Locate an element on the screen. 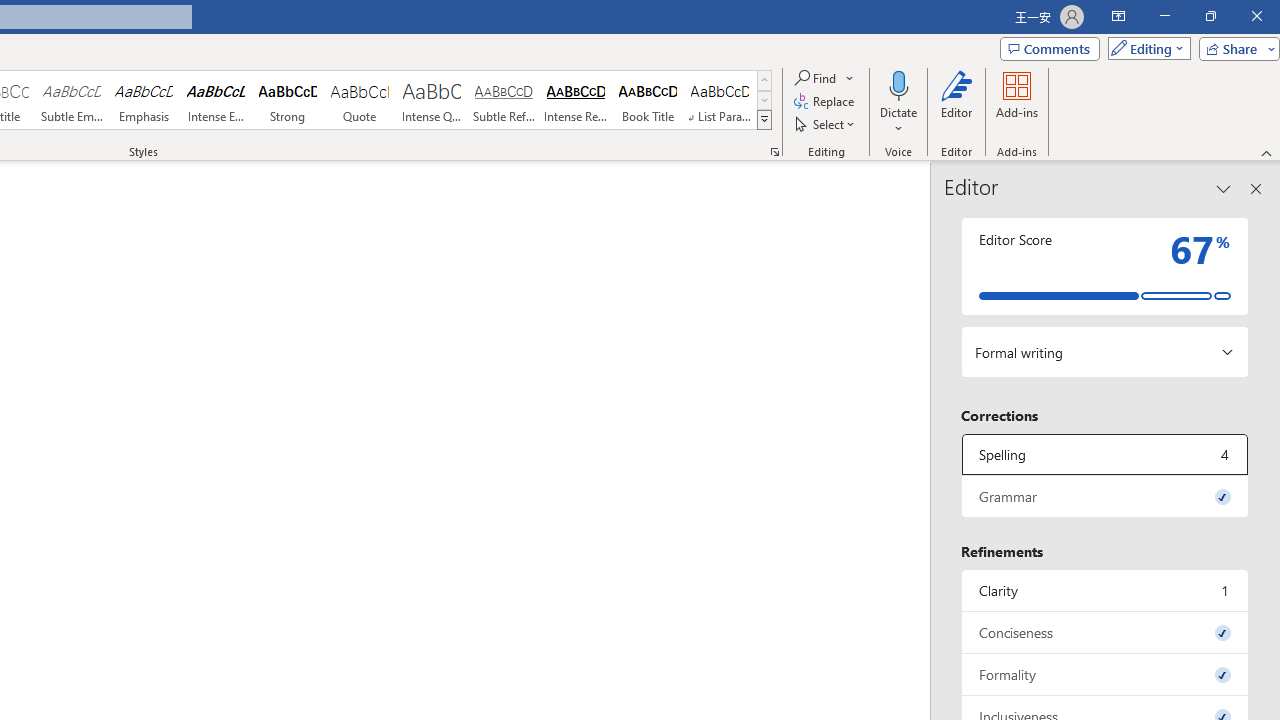 This screenshot has width=1280, height=720. 'Editing' is located at coordinates (1144, 47).